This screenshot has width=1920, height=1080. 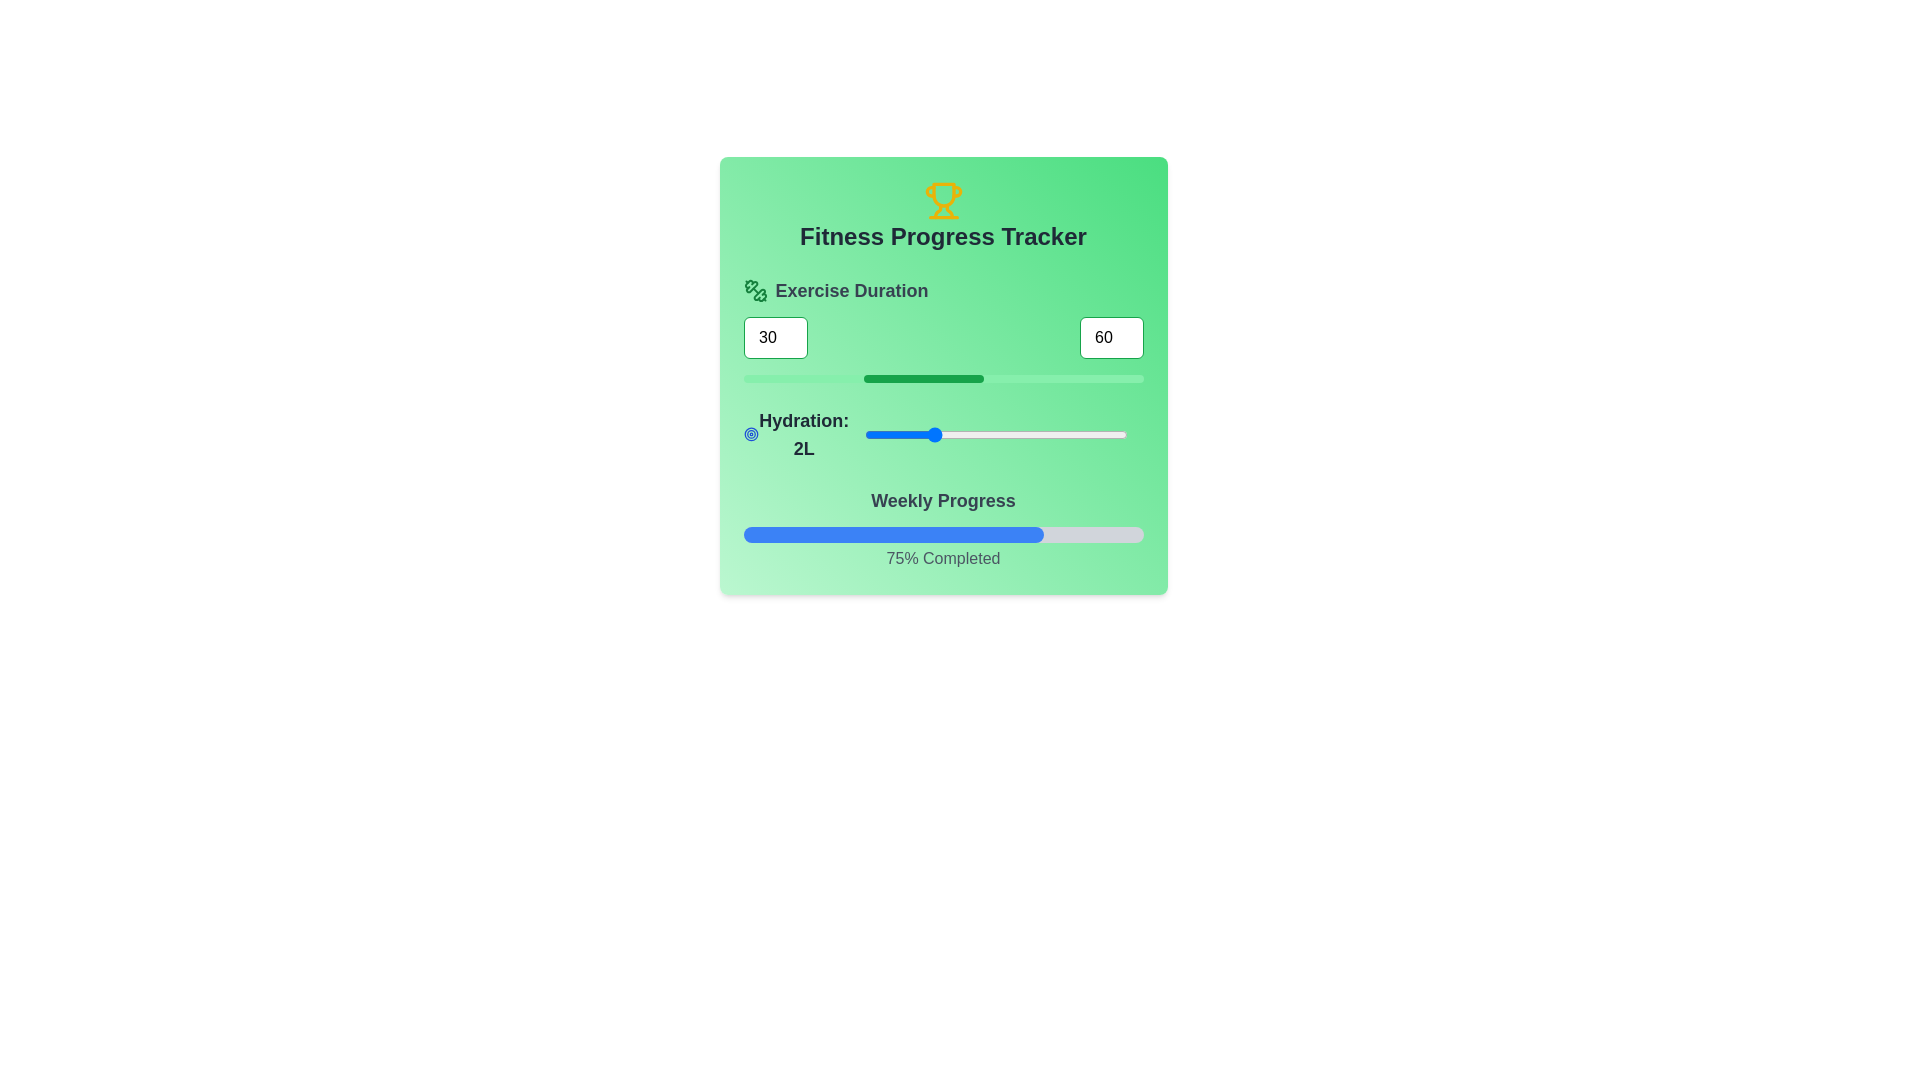 I want to click on content displayed in the text label that shows '75% Completed', which is styled in gray and located beneath the 'Weekly Progress' progress bar, so click(x=942, y=559).